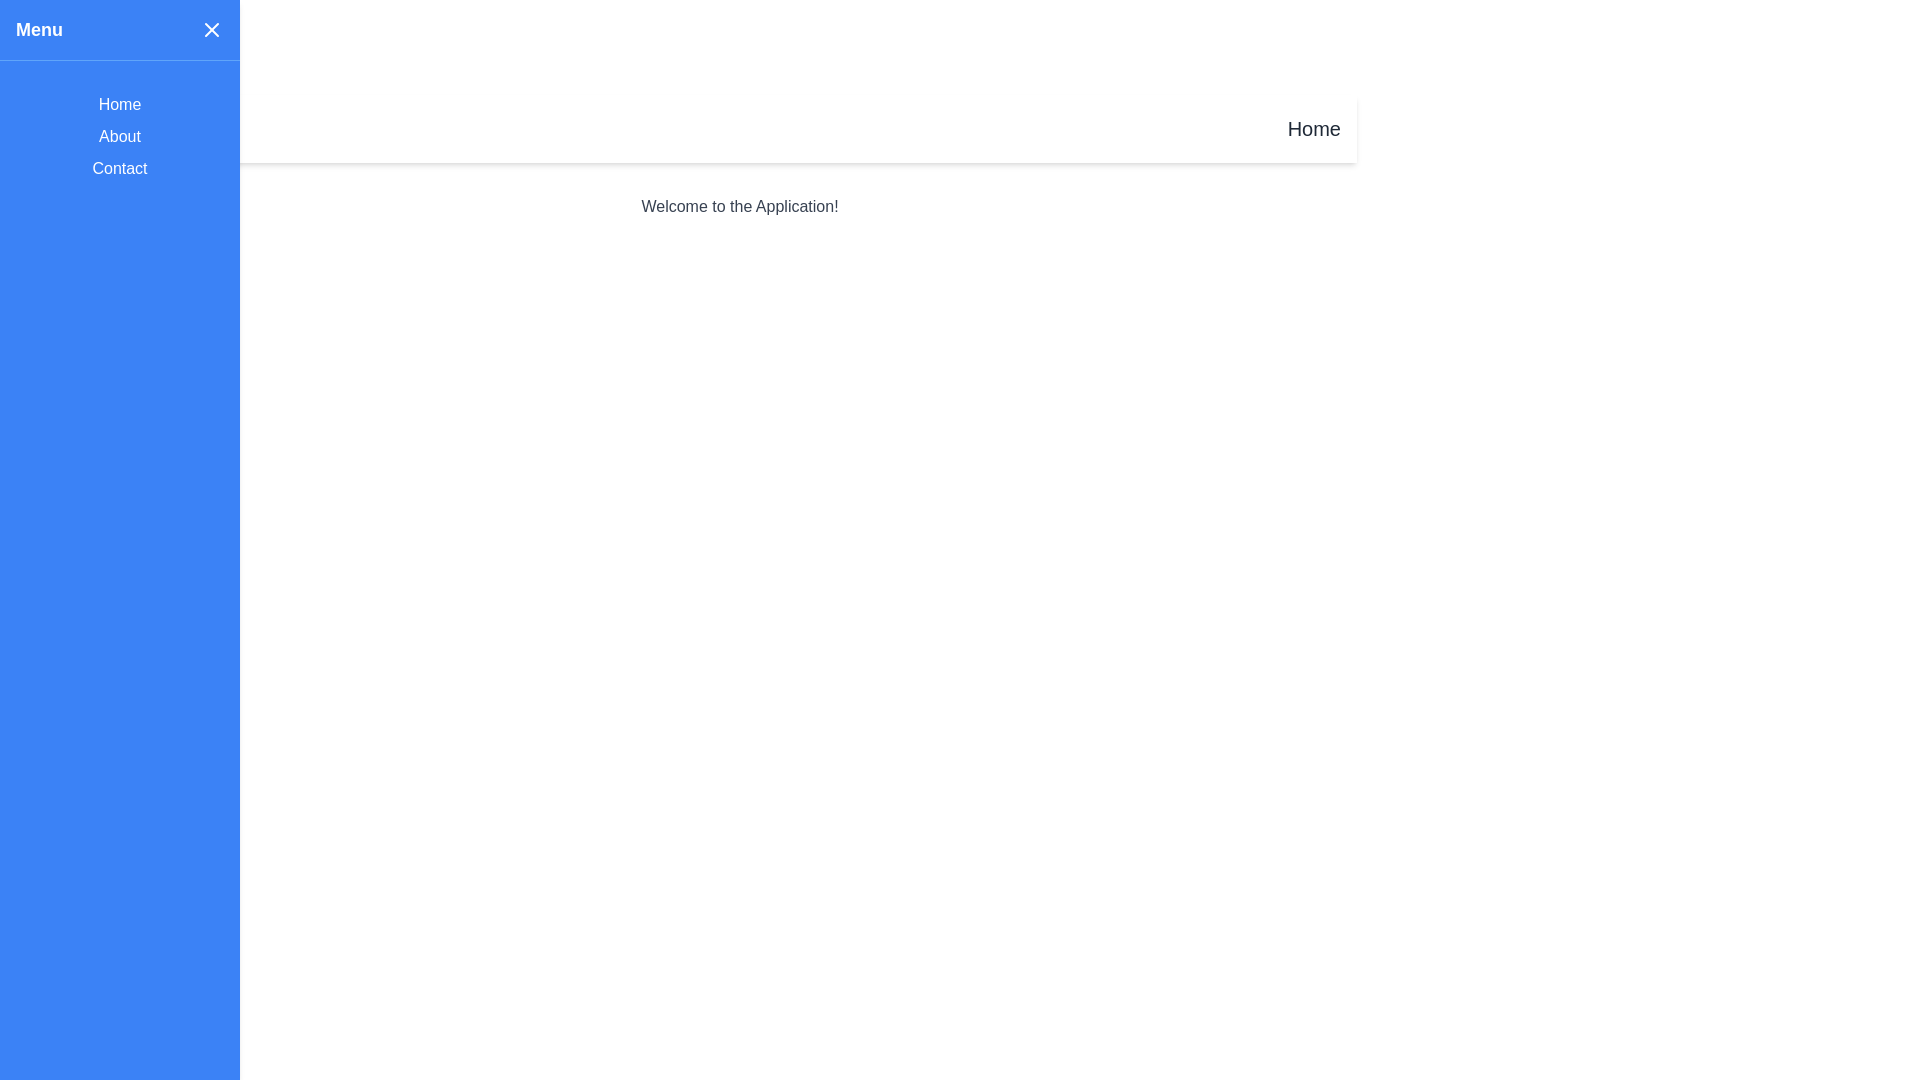 Image resolution: width=1920 pixels, height=1080 pixels. I want to click on the 'Home' text label, which is bold and dark gray, located in the upper-right corner of the application interface, so click(1314, 128).